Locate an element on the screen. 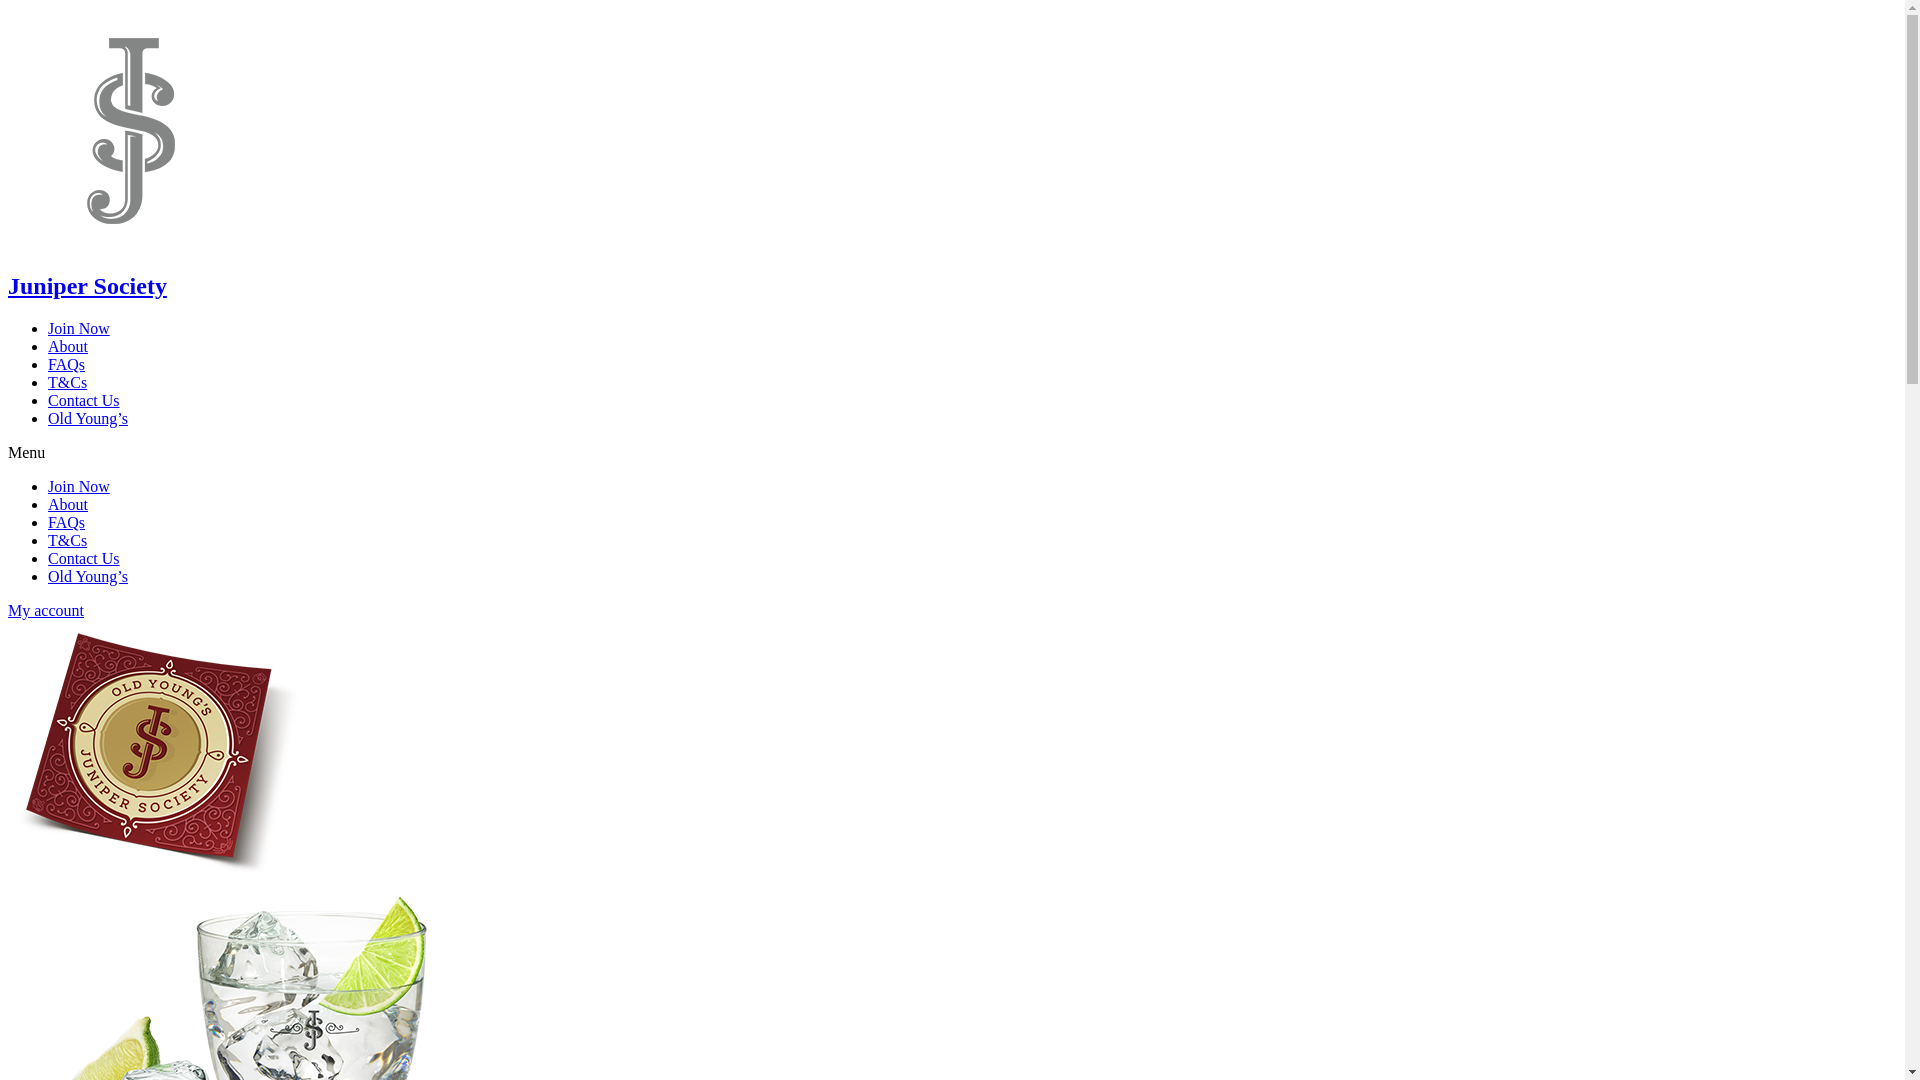 Image resolution: width=1920 pixels, height=1080 pixels. 'Join Now' is located at coordinates (78, 486).